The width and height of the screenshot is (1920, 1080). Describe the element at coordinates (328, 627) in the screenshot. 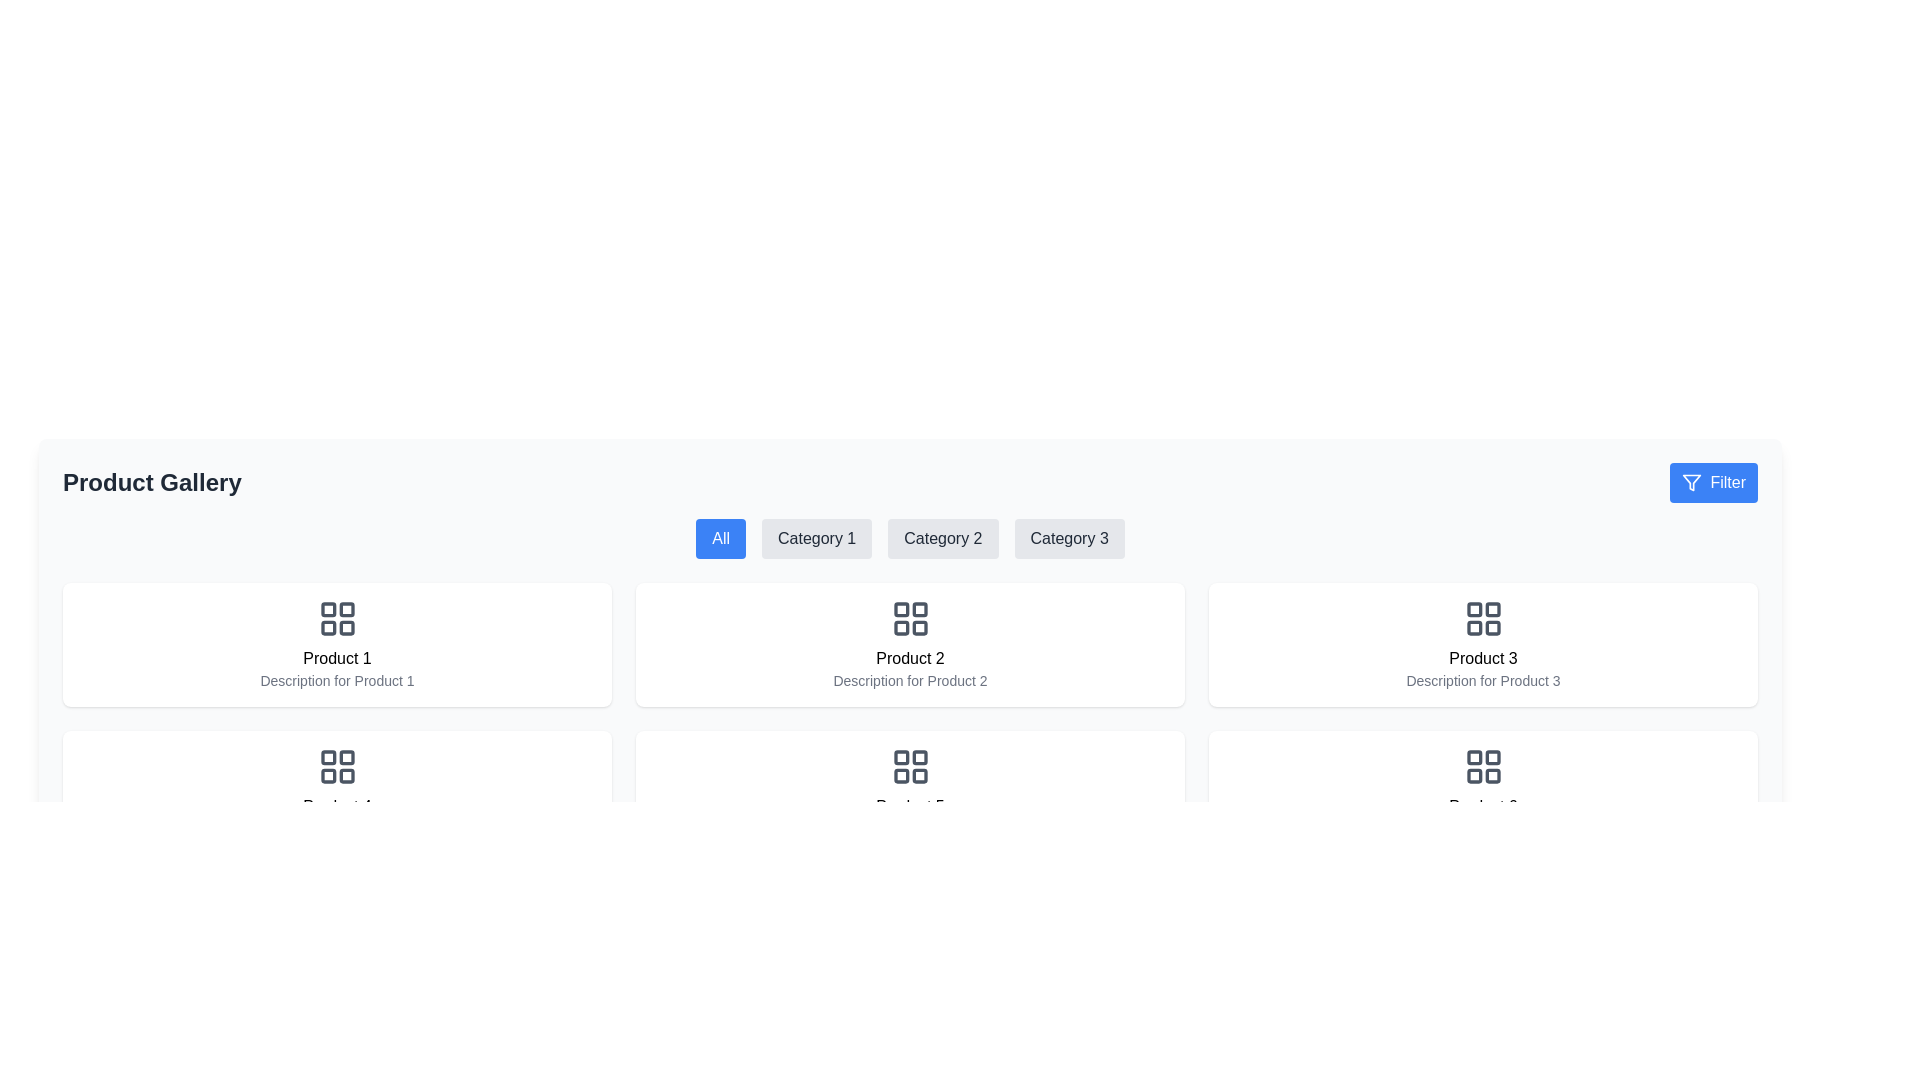

I see `the bottom-left square in the 2x2 grid icon that is part of the layout or view control button above the 'Product 1' label` at that location.